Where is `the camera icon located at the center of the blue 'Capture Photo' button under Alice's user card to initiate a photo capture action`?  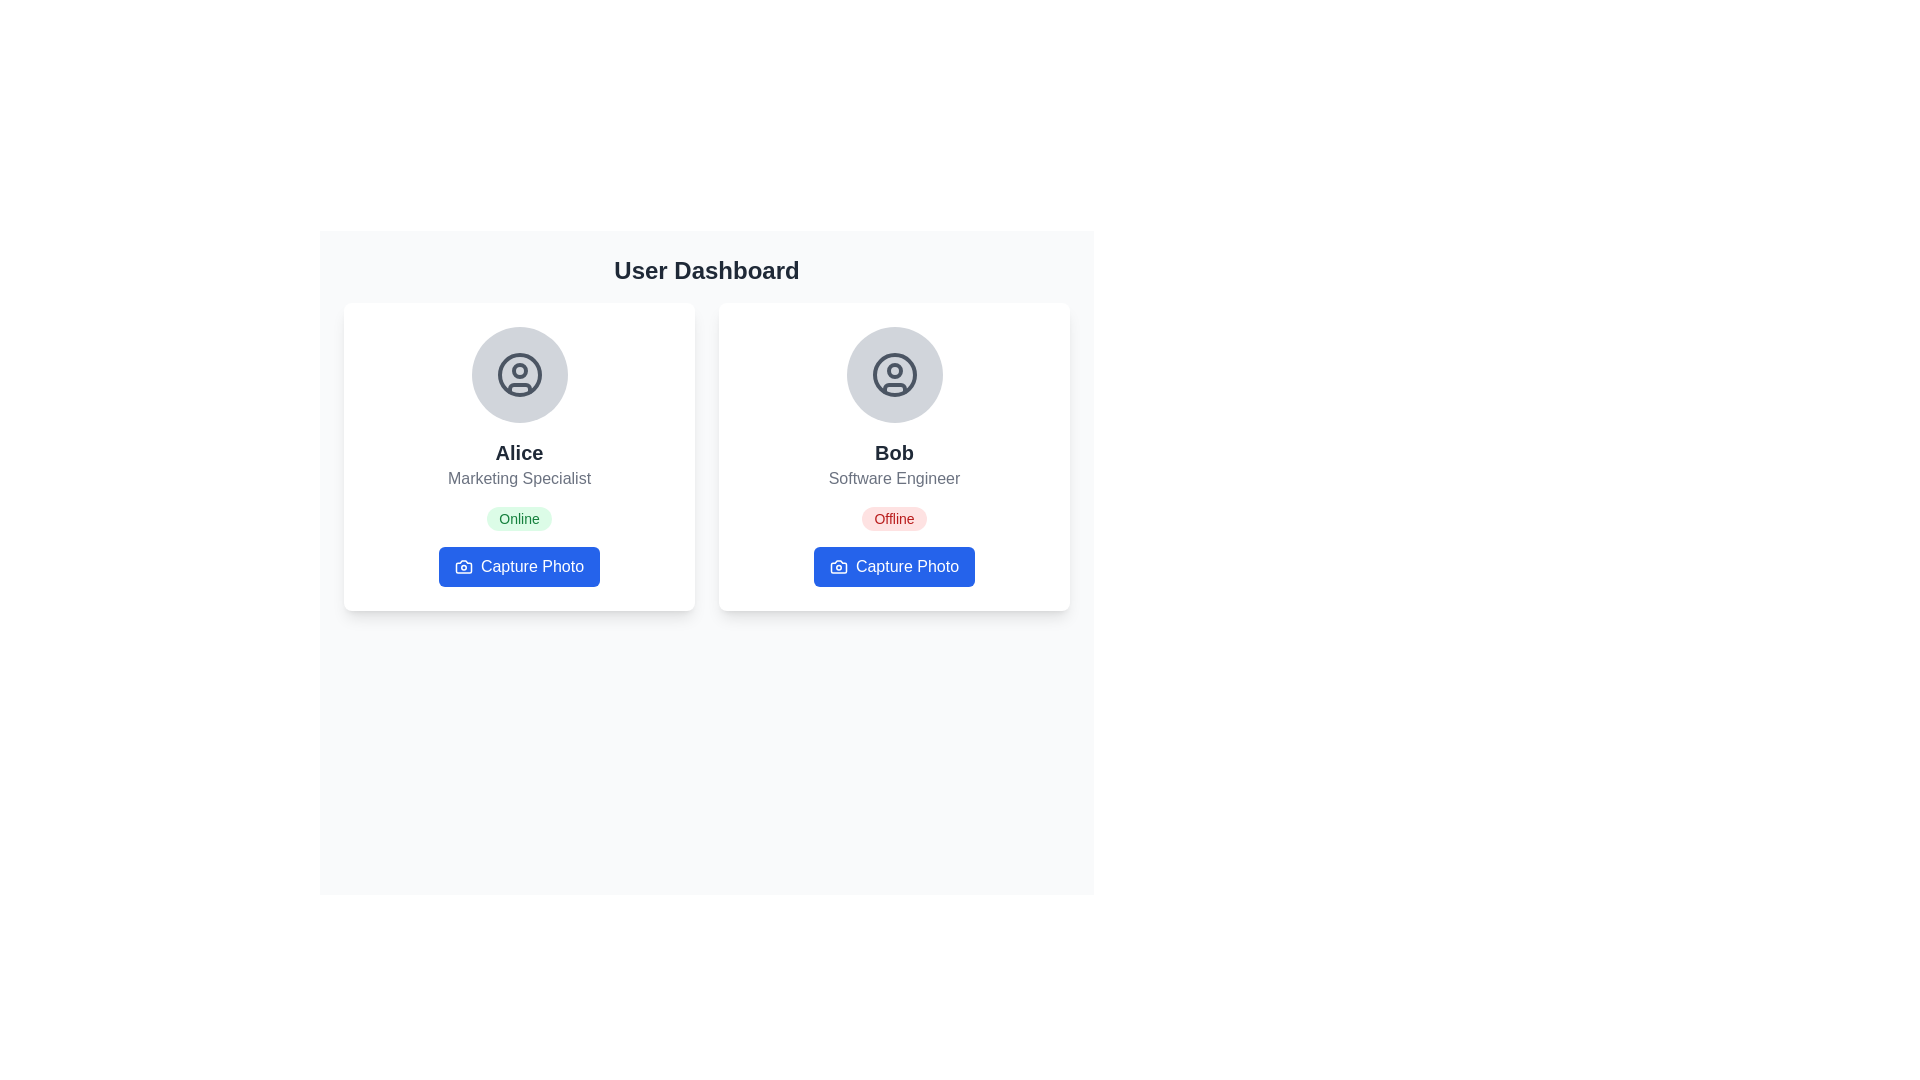
the camera icon located at the center of the blue 'Capture Photo' button under Alice's user card to initiate a photo capture action is located at coordinates (462, 567).